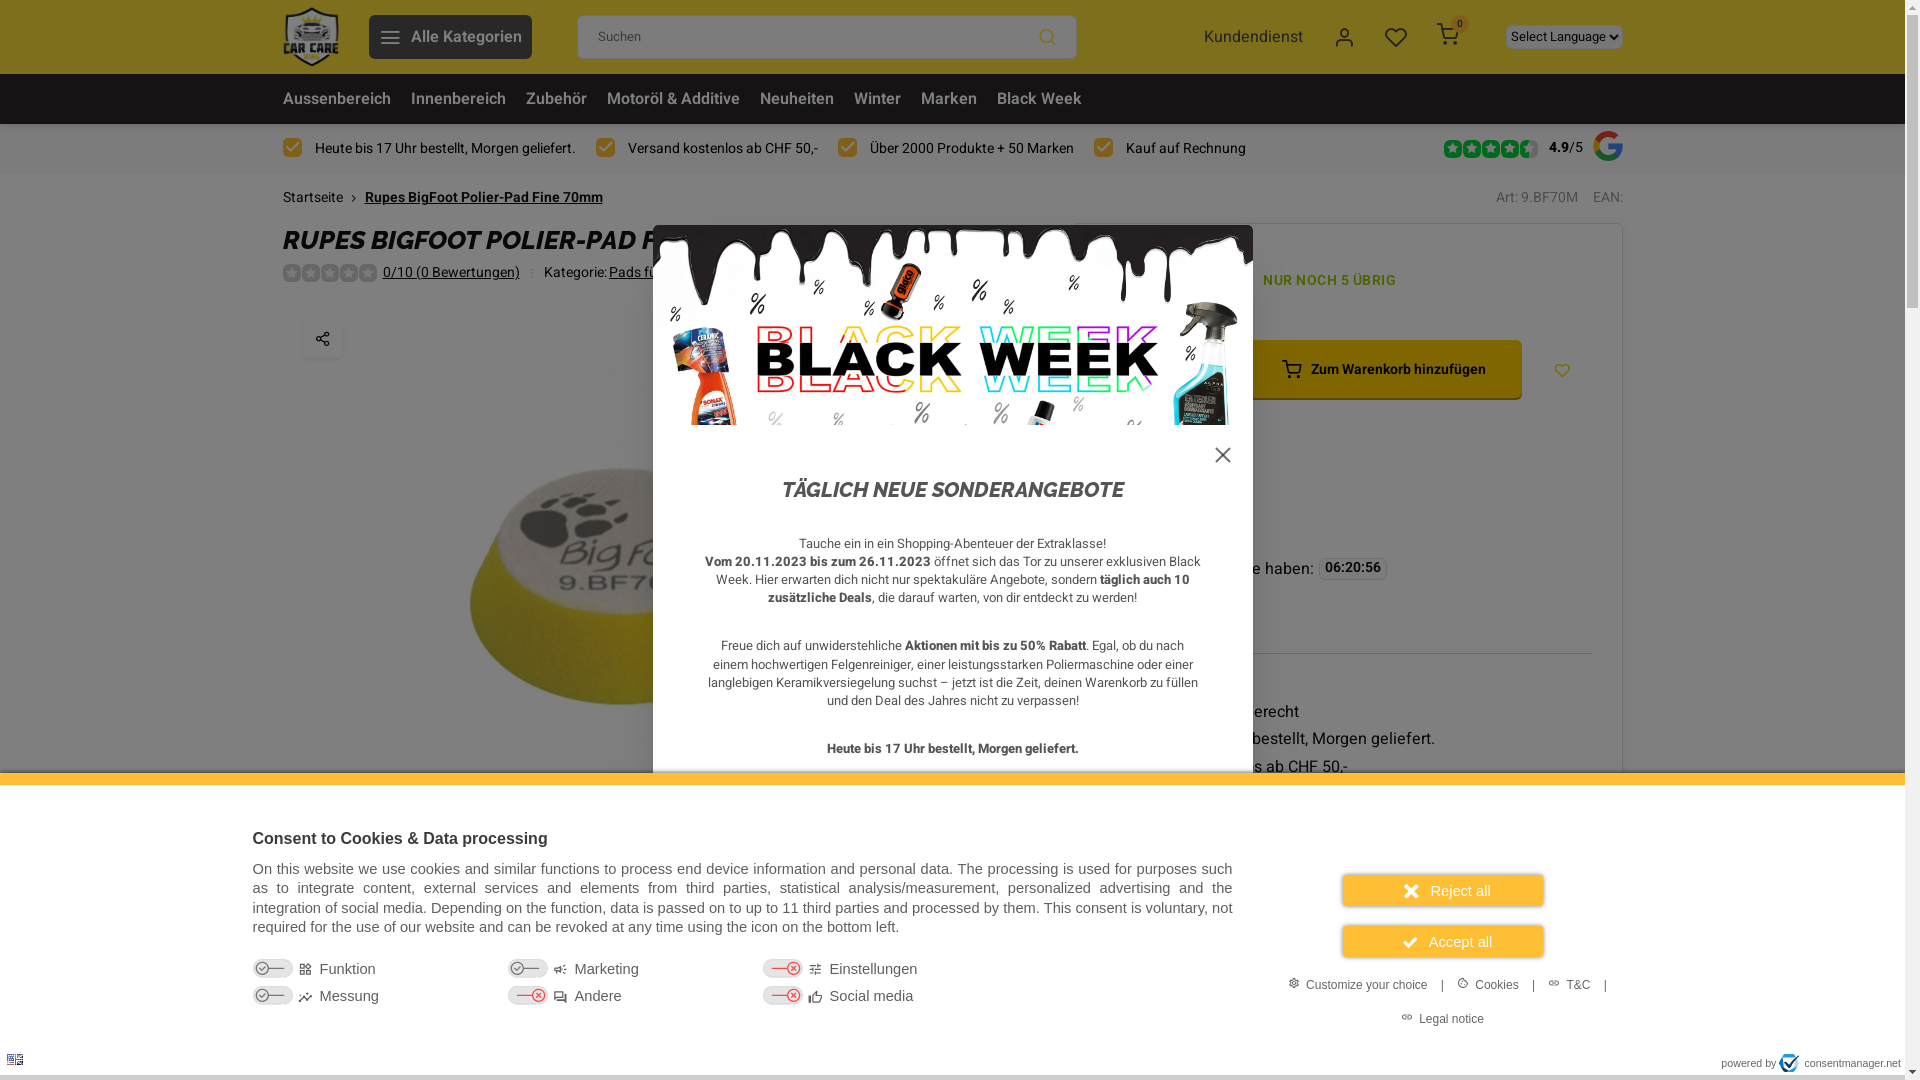  I want to click on 'Privacy settings', so click(23, 1055).